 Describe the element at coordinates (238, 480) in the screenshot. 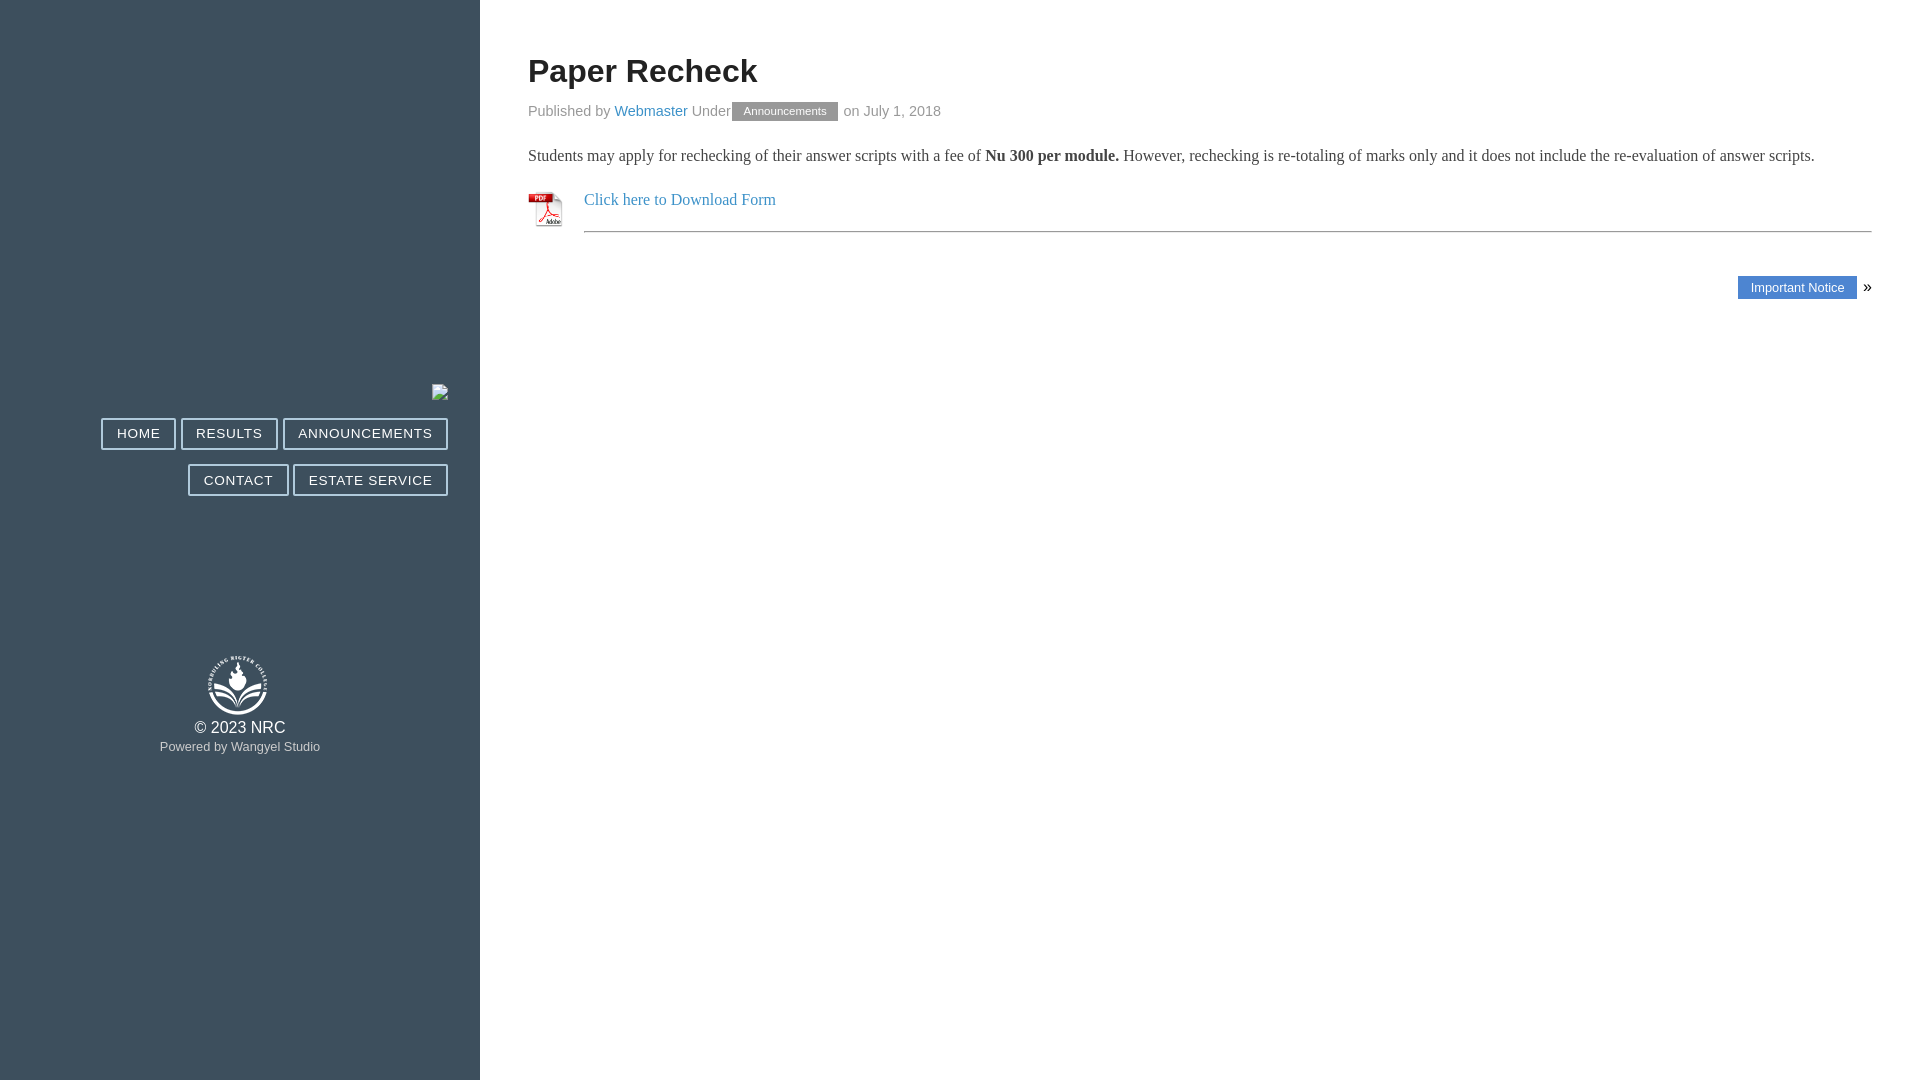

I see `'CONTACT'` at that location.